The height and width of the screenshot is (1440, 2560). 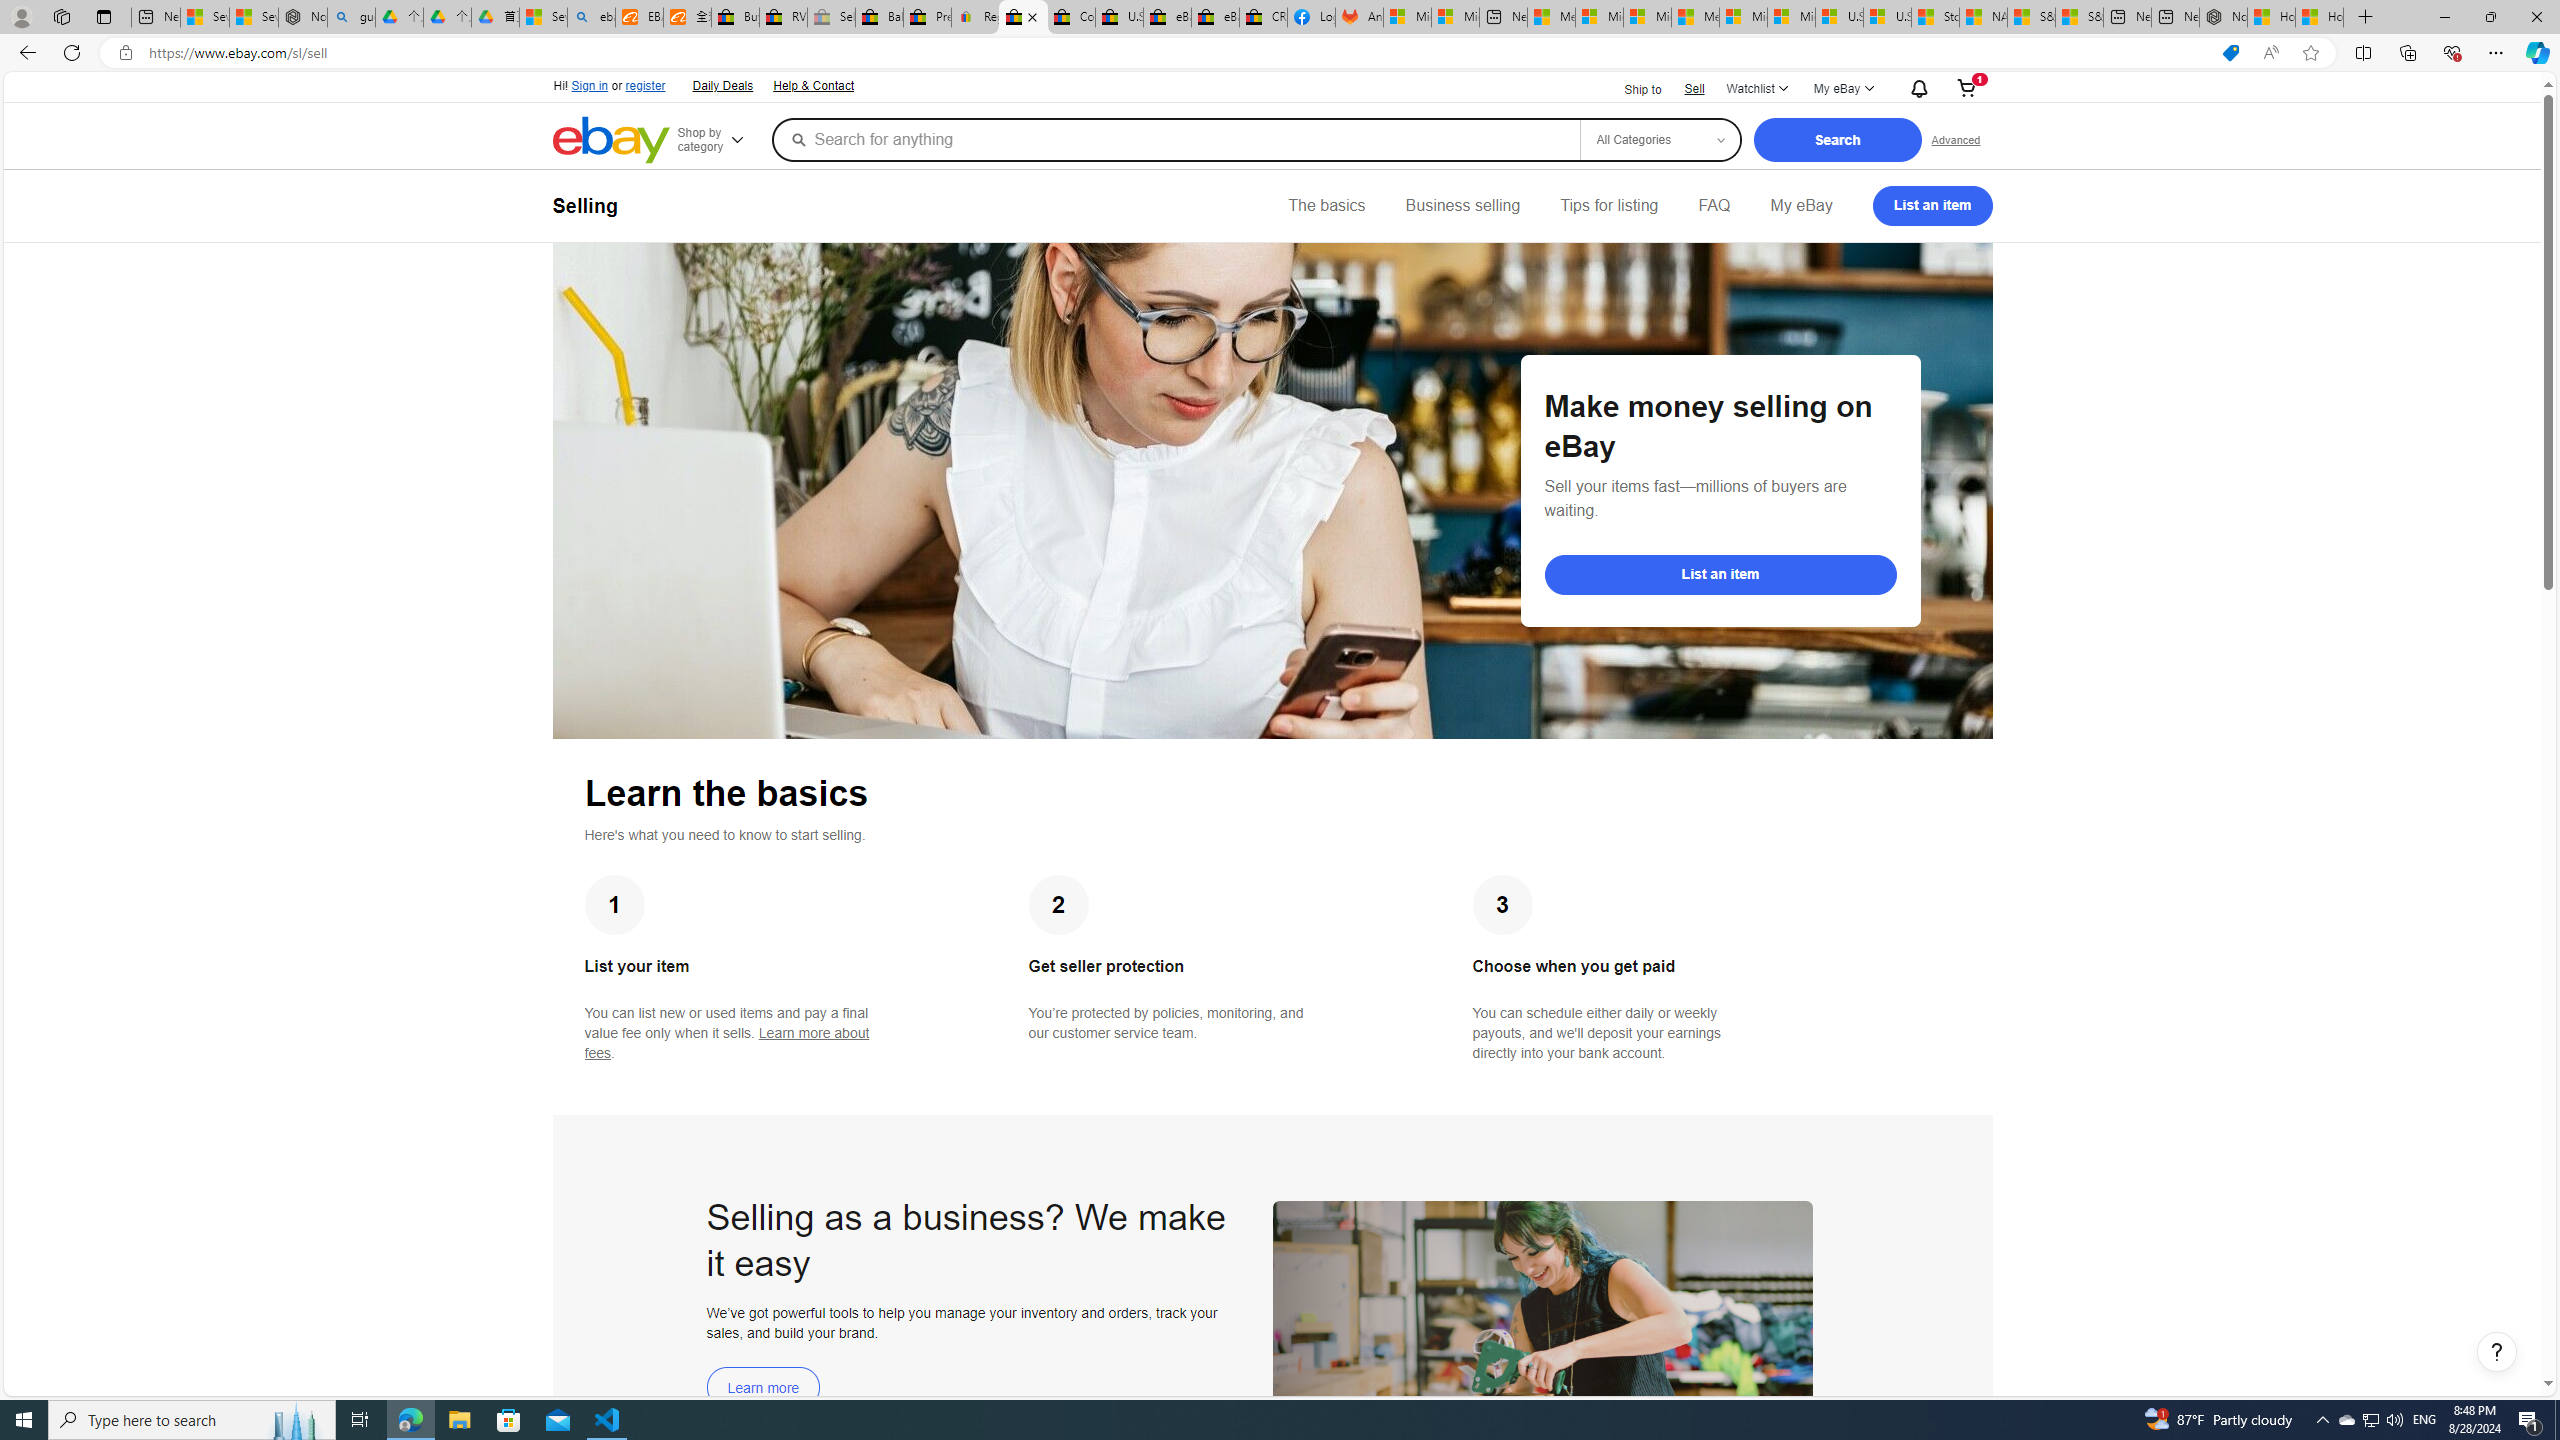 What do you see at coordinates (1965, 88) in the screenshot?
I see `'Expand Cart'` at bounding box center [1965, 88].